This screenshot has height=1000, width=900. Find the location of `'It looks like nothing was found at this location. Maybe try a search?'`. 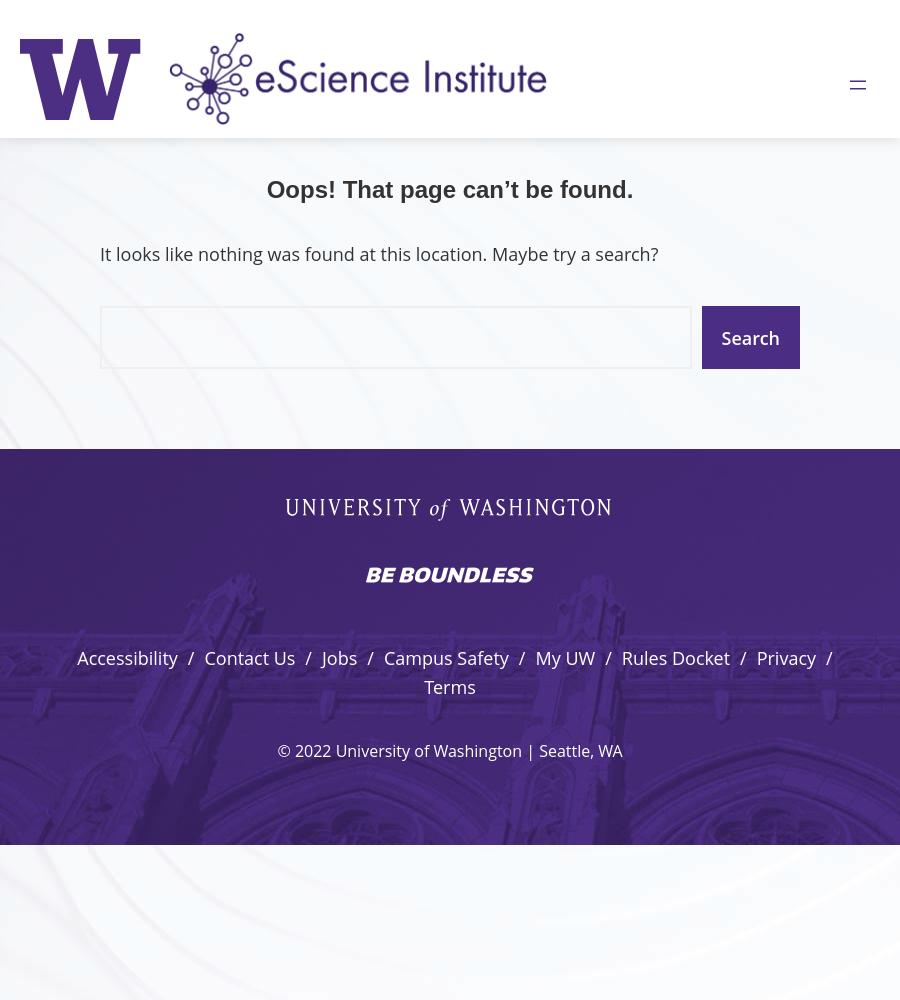

'It looks like nothing was found at this location. Maybe try a search?' is located at coordinates (378, 254).